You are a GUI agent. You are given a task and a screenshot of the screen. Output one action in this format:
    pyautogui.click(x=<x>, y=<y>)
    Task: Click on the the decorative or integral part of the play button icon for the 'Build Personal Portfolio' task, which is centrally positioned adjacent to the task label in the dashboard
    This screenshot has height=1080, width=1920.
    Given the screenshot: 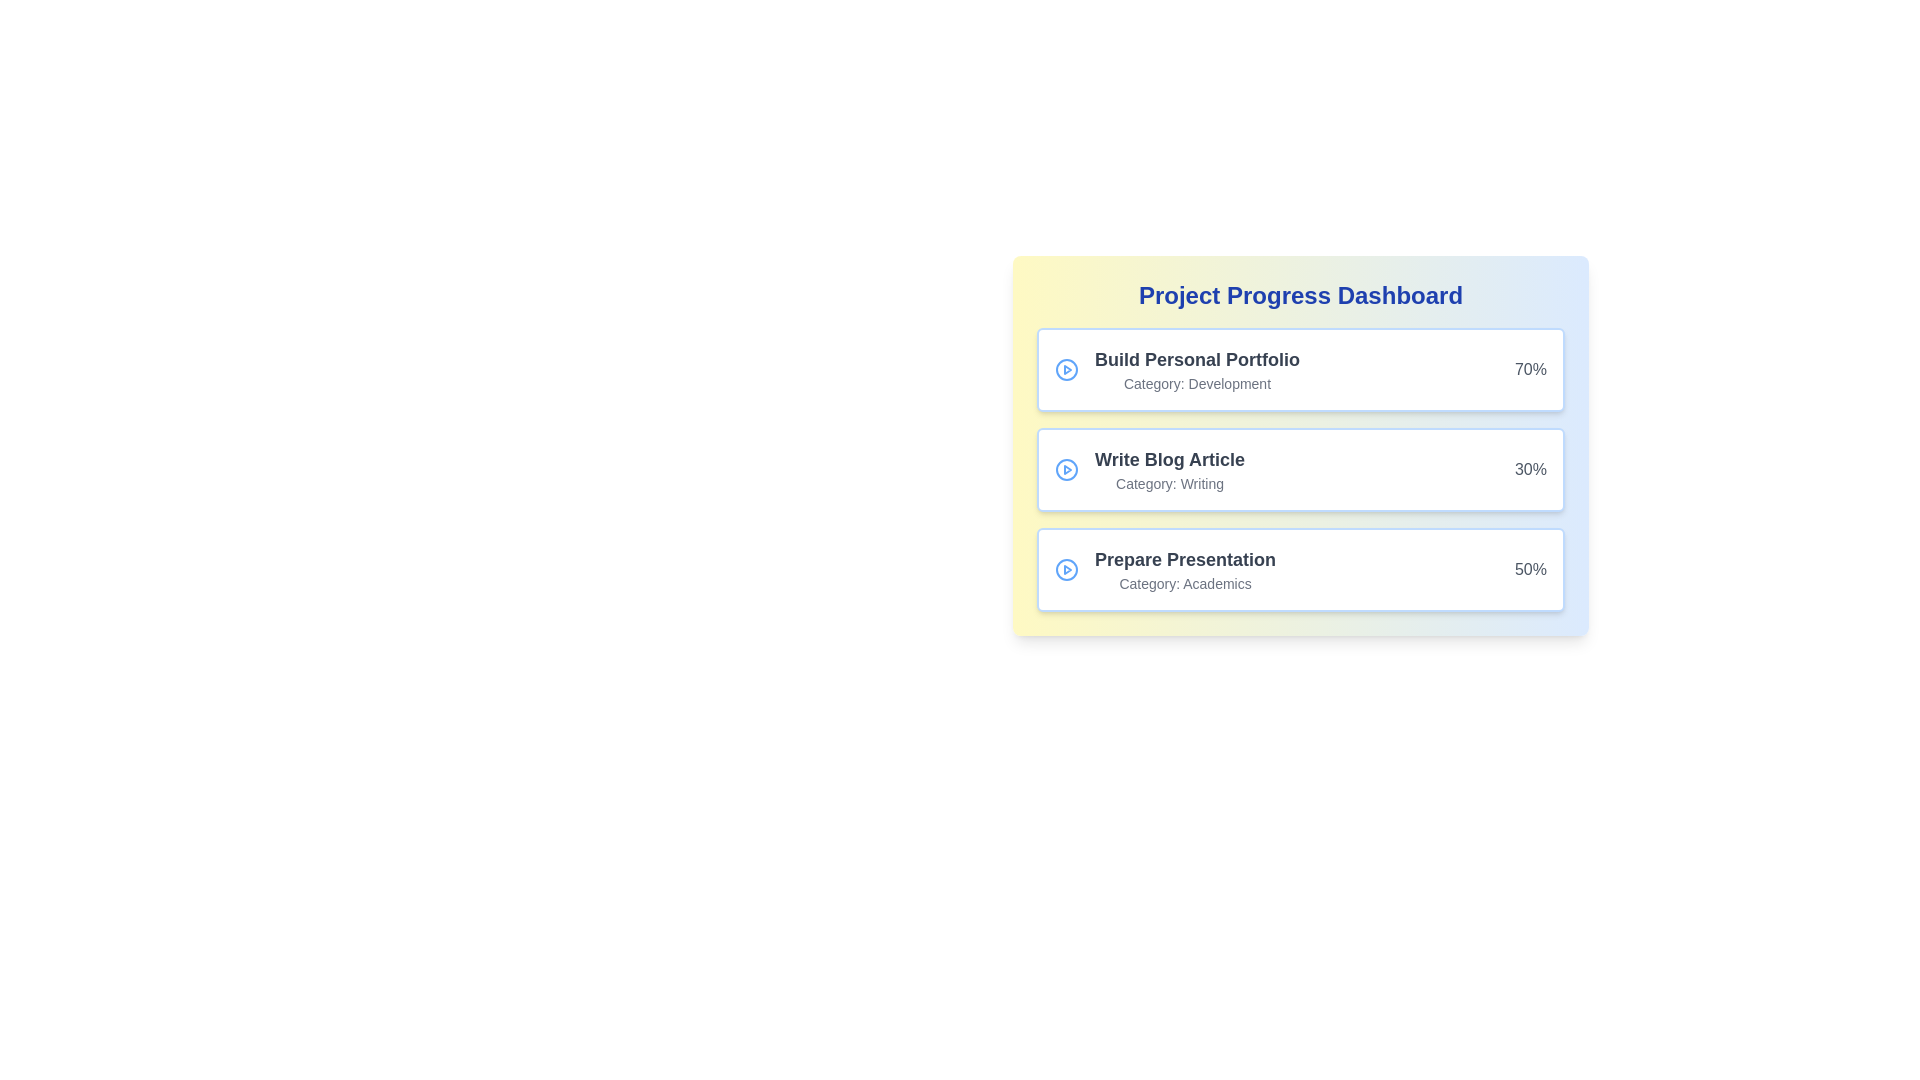 What is the action you would take?
    pyautogui.click(x=1065, y=370)
    